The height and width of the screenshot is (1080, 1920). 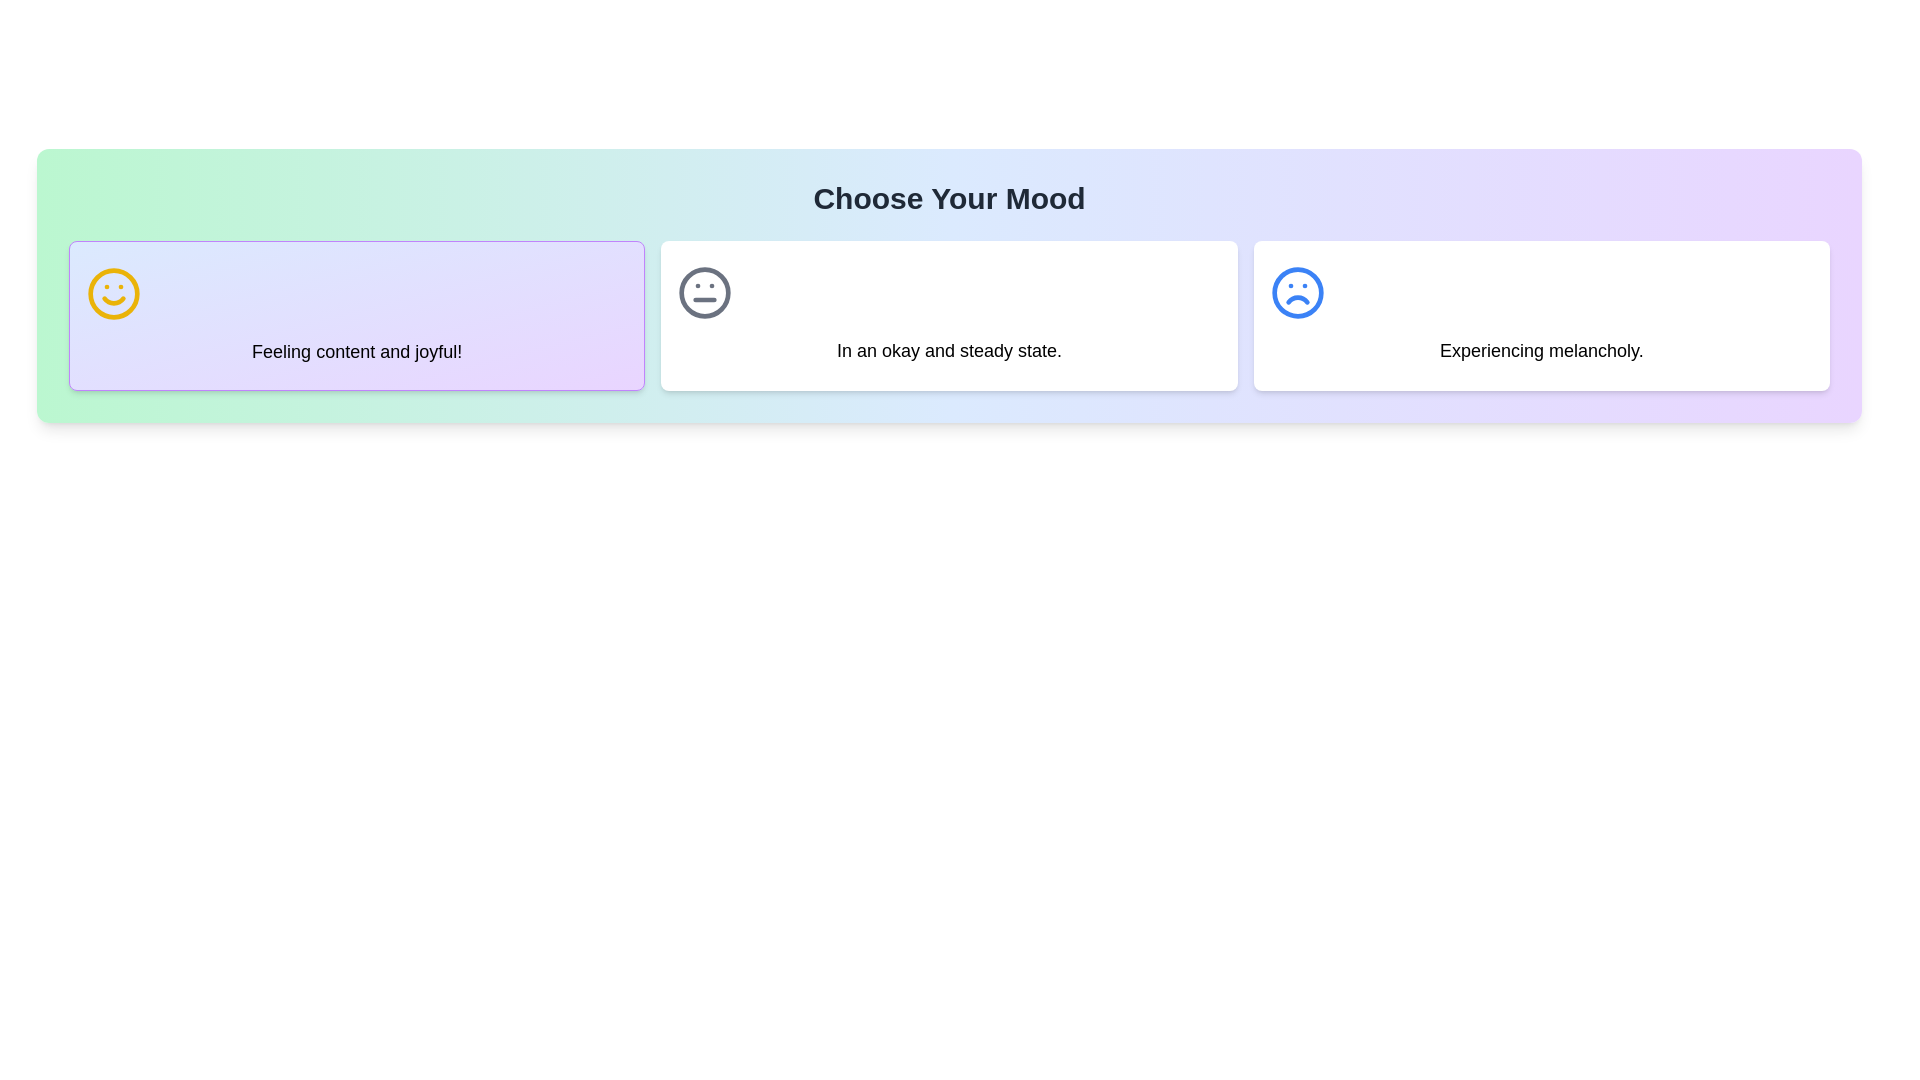 I want to click on the circular shape component with a yellow border, part of the smiley face icon in the leftmost mood selection card, so click(x=113, y=293).